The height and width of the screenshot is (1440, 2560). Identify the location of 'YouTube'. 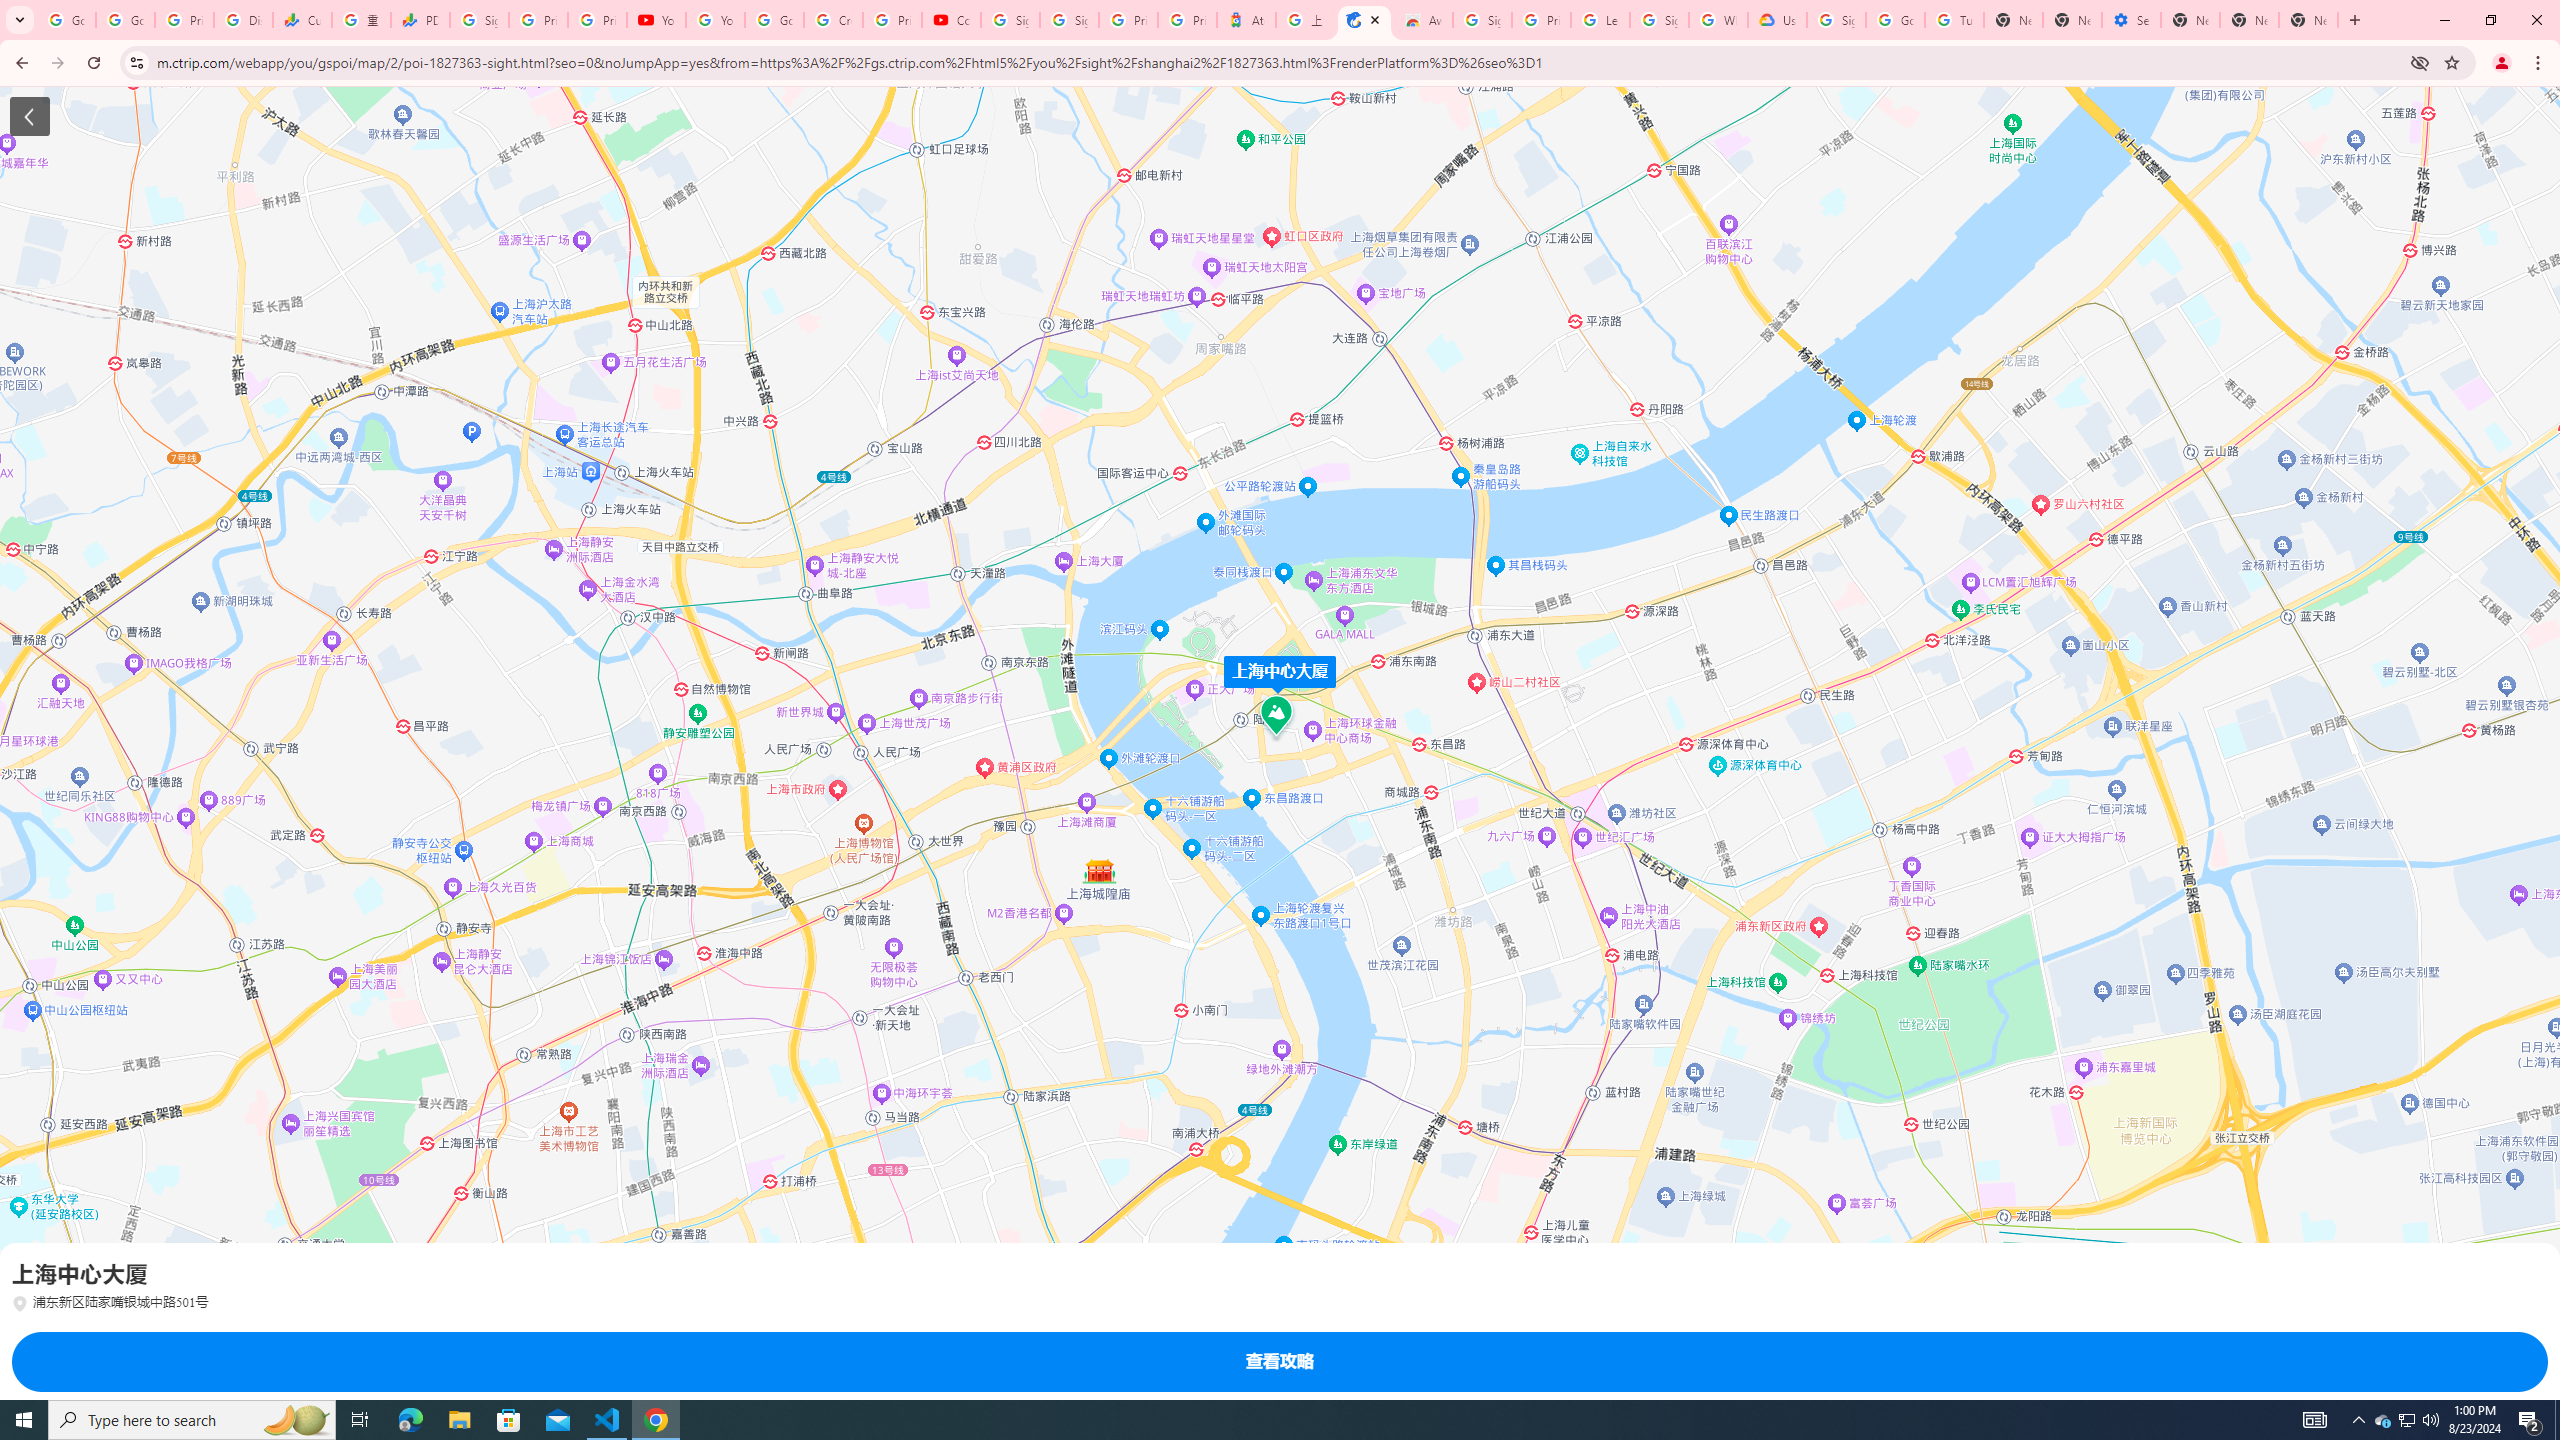
(714, 19).